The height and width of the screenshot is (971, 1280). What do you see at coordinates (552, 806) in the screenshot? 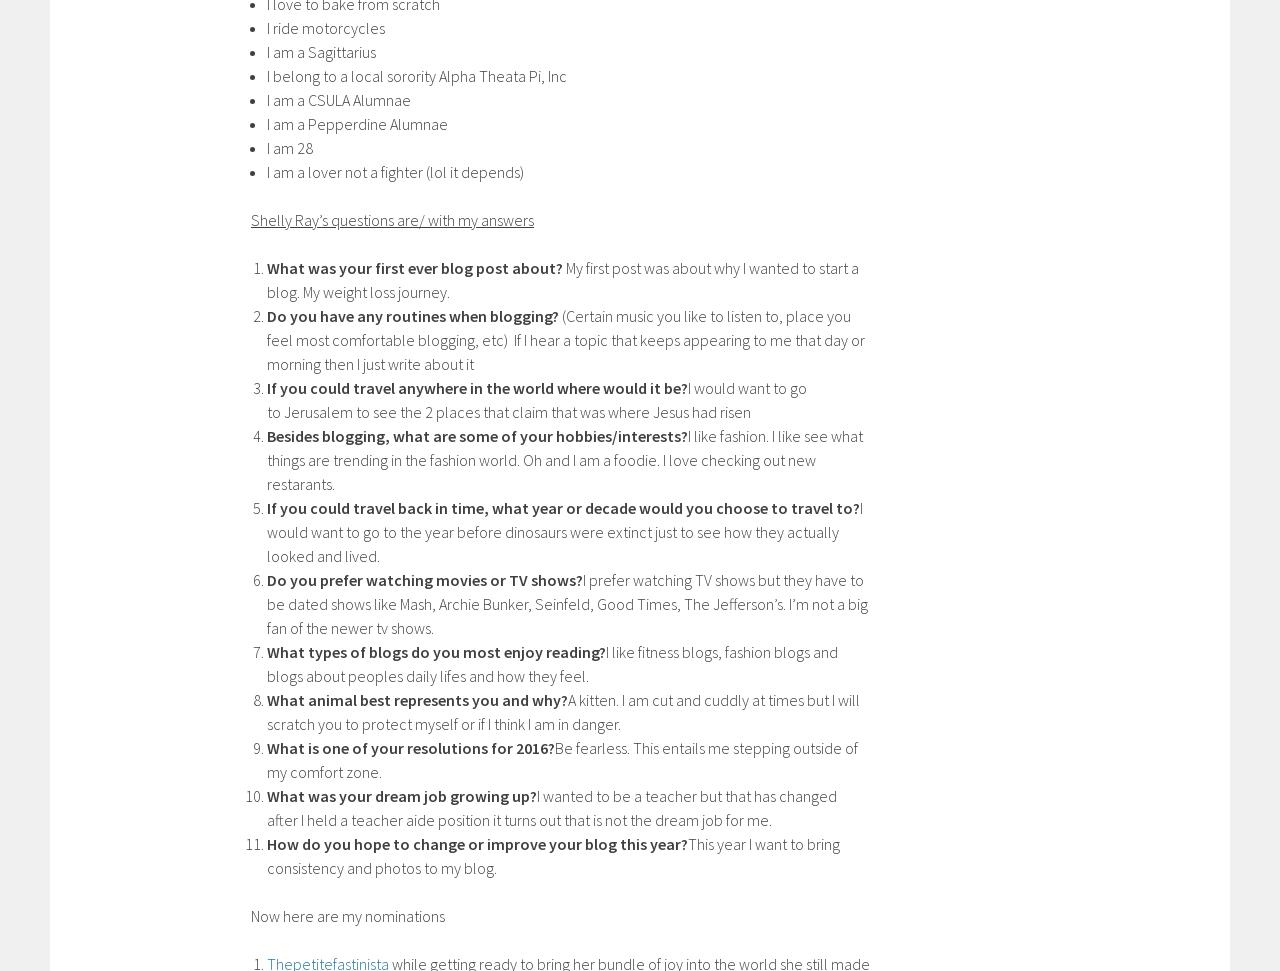
I see `'I wanted to be a teacher but that has changed after I held a teacher aide position it turns out that is not the dream job for me.'` at bounding box center [552, 806].